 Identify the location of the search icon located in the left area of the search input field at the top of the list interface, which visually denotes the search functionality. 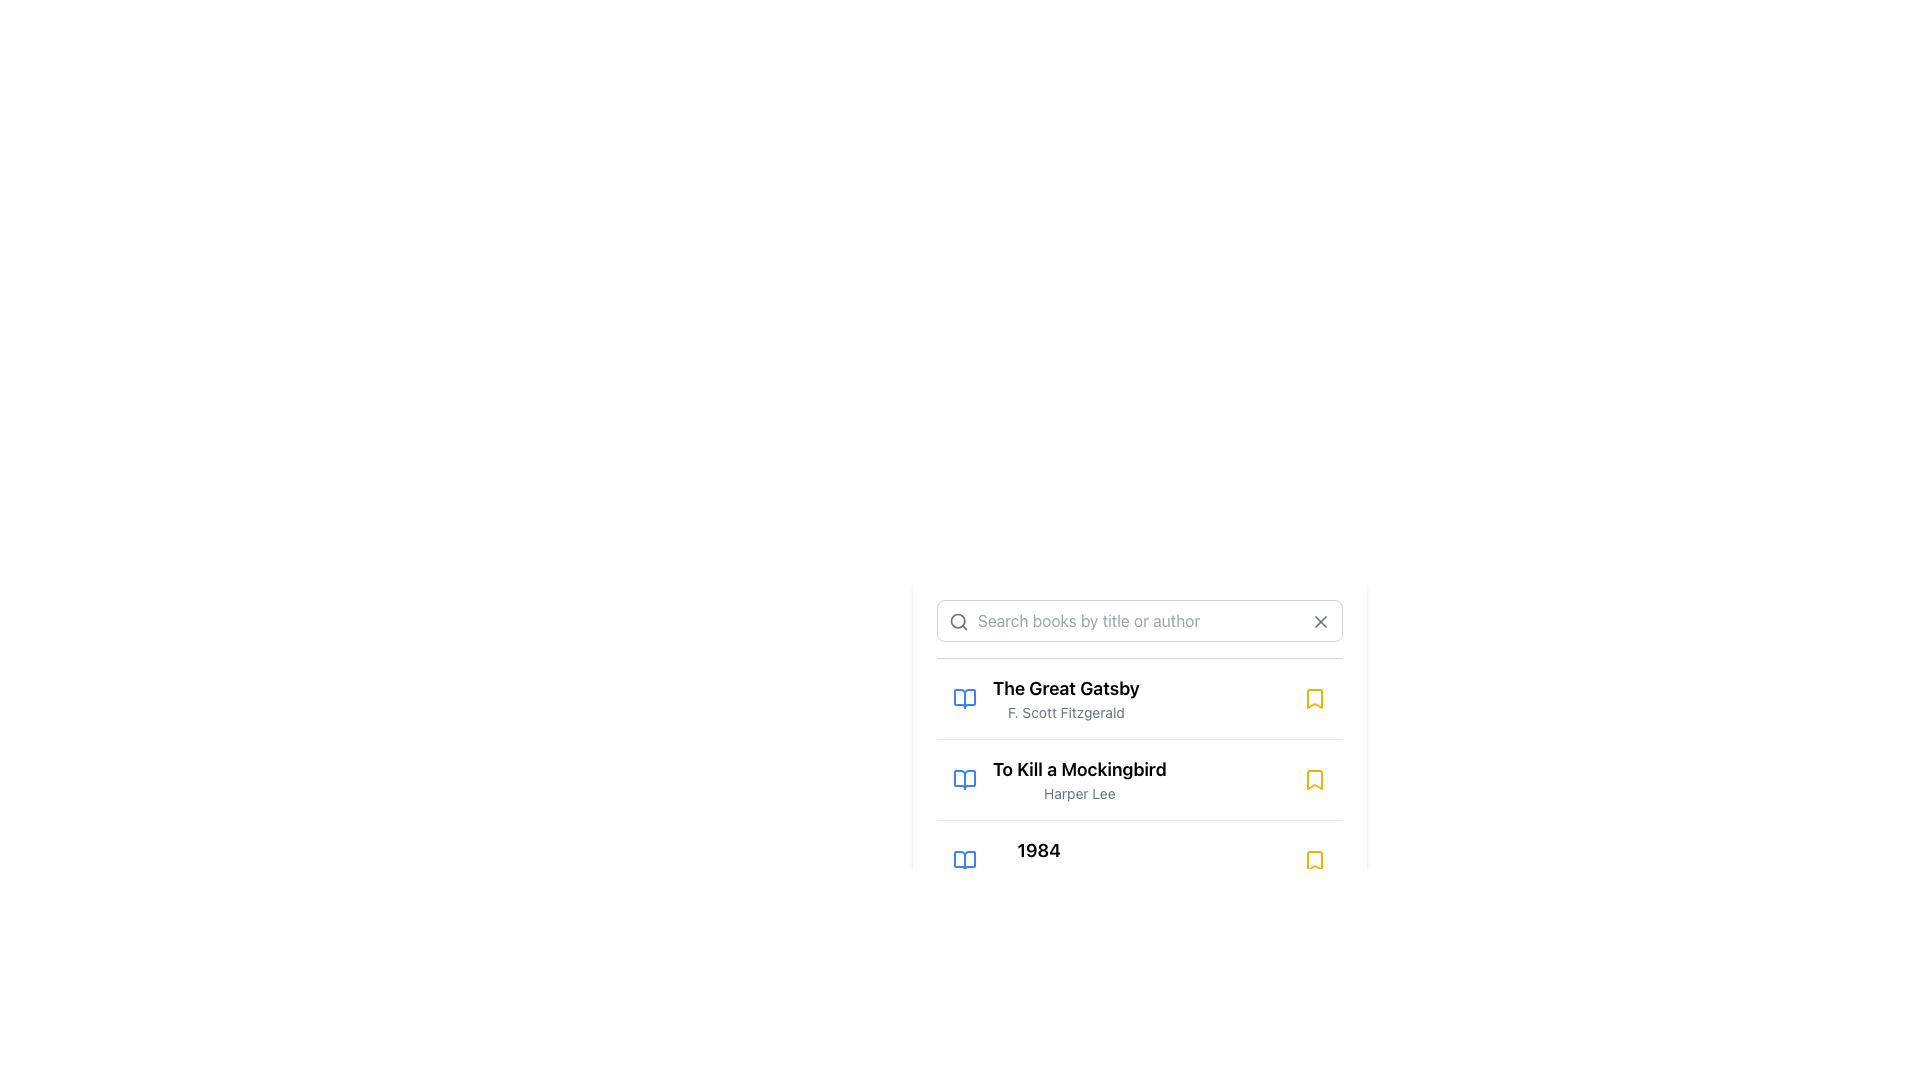
(958, 620).